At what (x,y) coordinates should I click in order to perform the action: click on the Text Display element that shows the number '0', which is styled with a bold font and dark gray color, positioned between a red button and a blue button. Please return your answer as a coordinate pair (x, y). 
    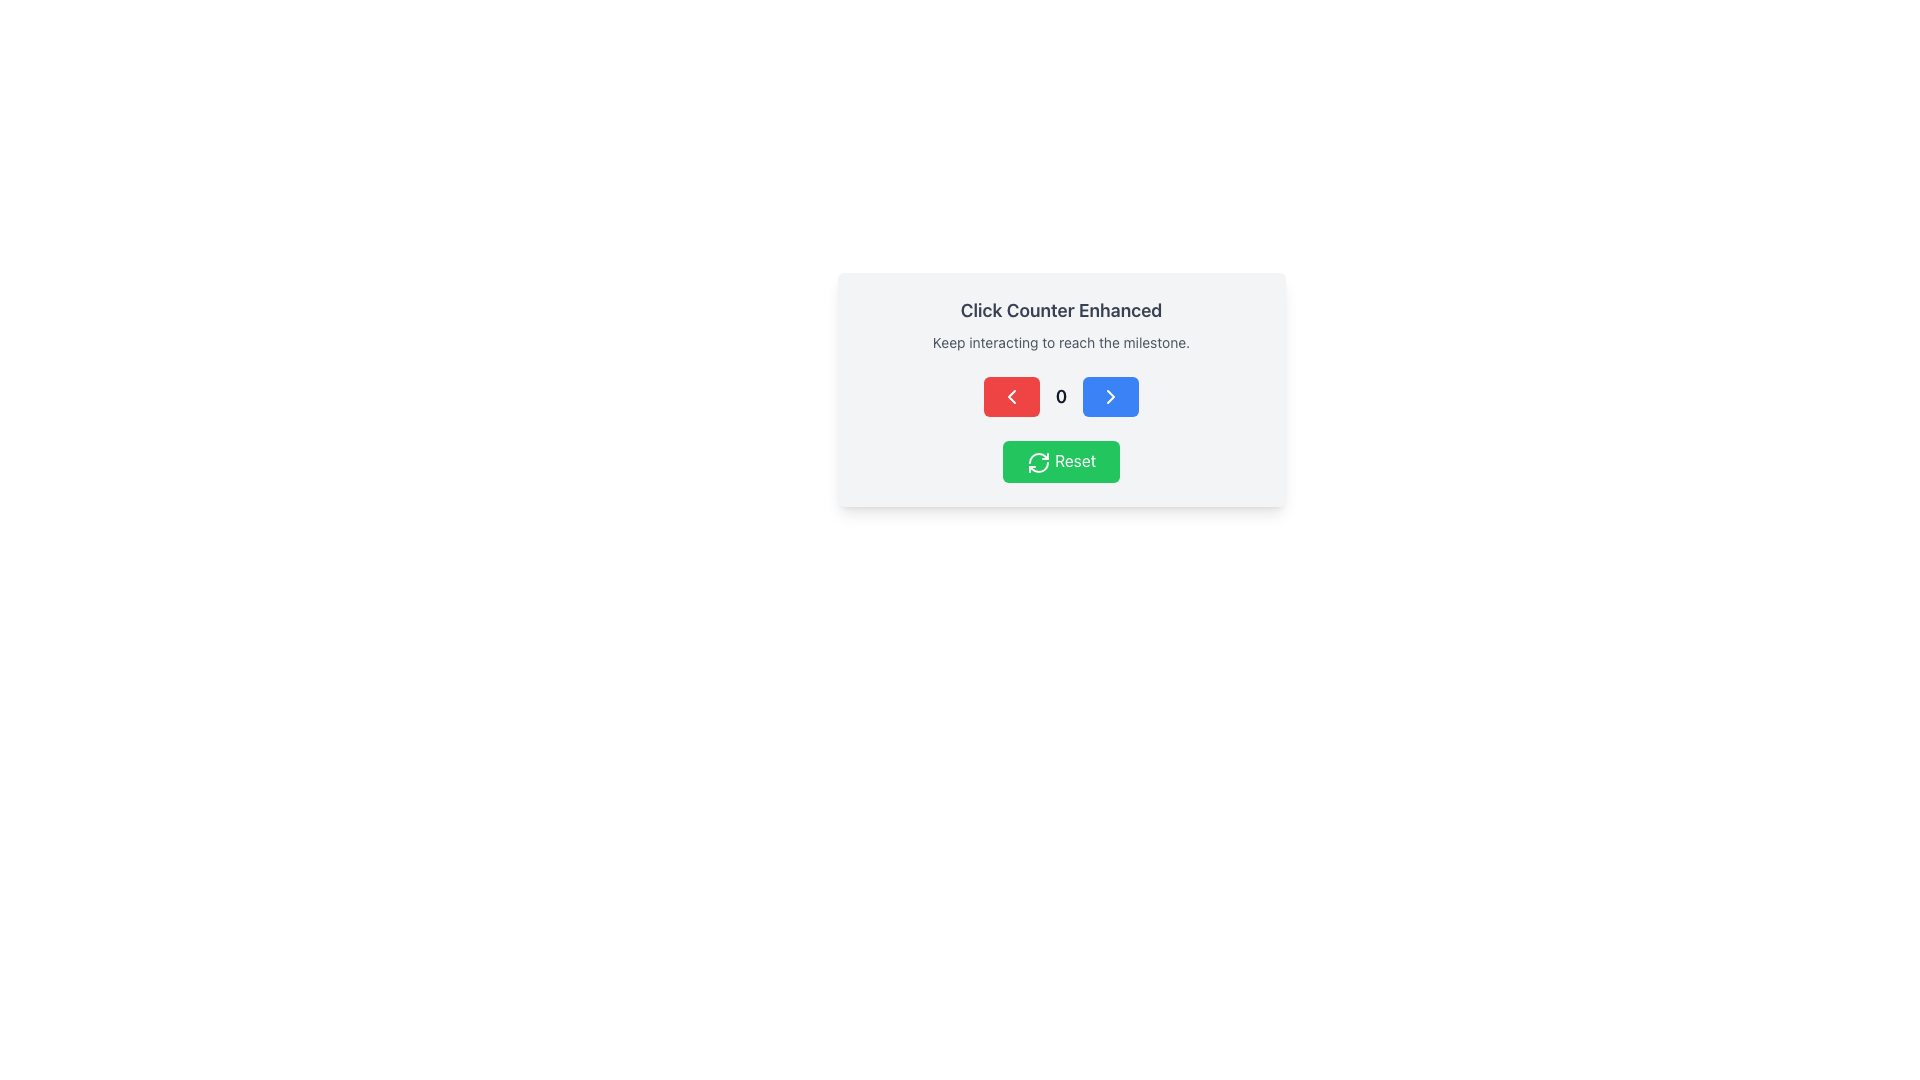
    Looking at the image, I should click on (1060, 397).